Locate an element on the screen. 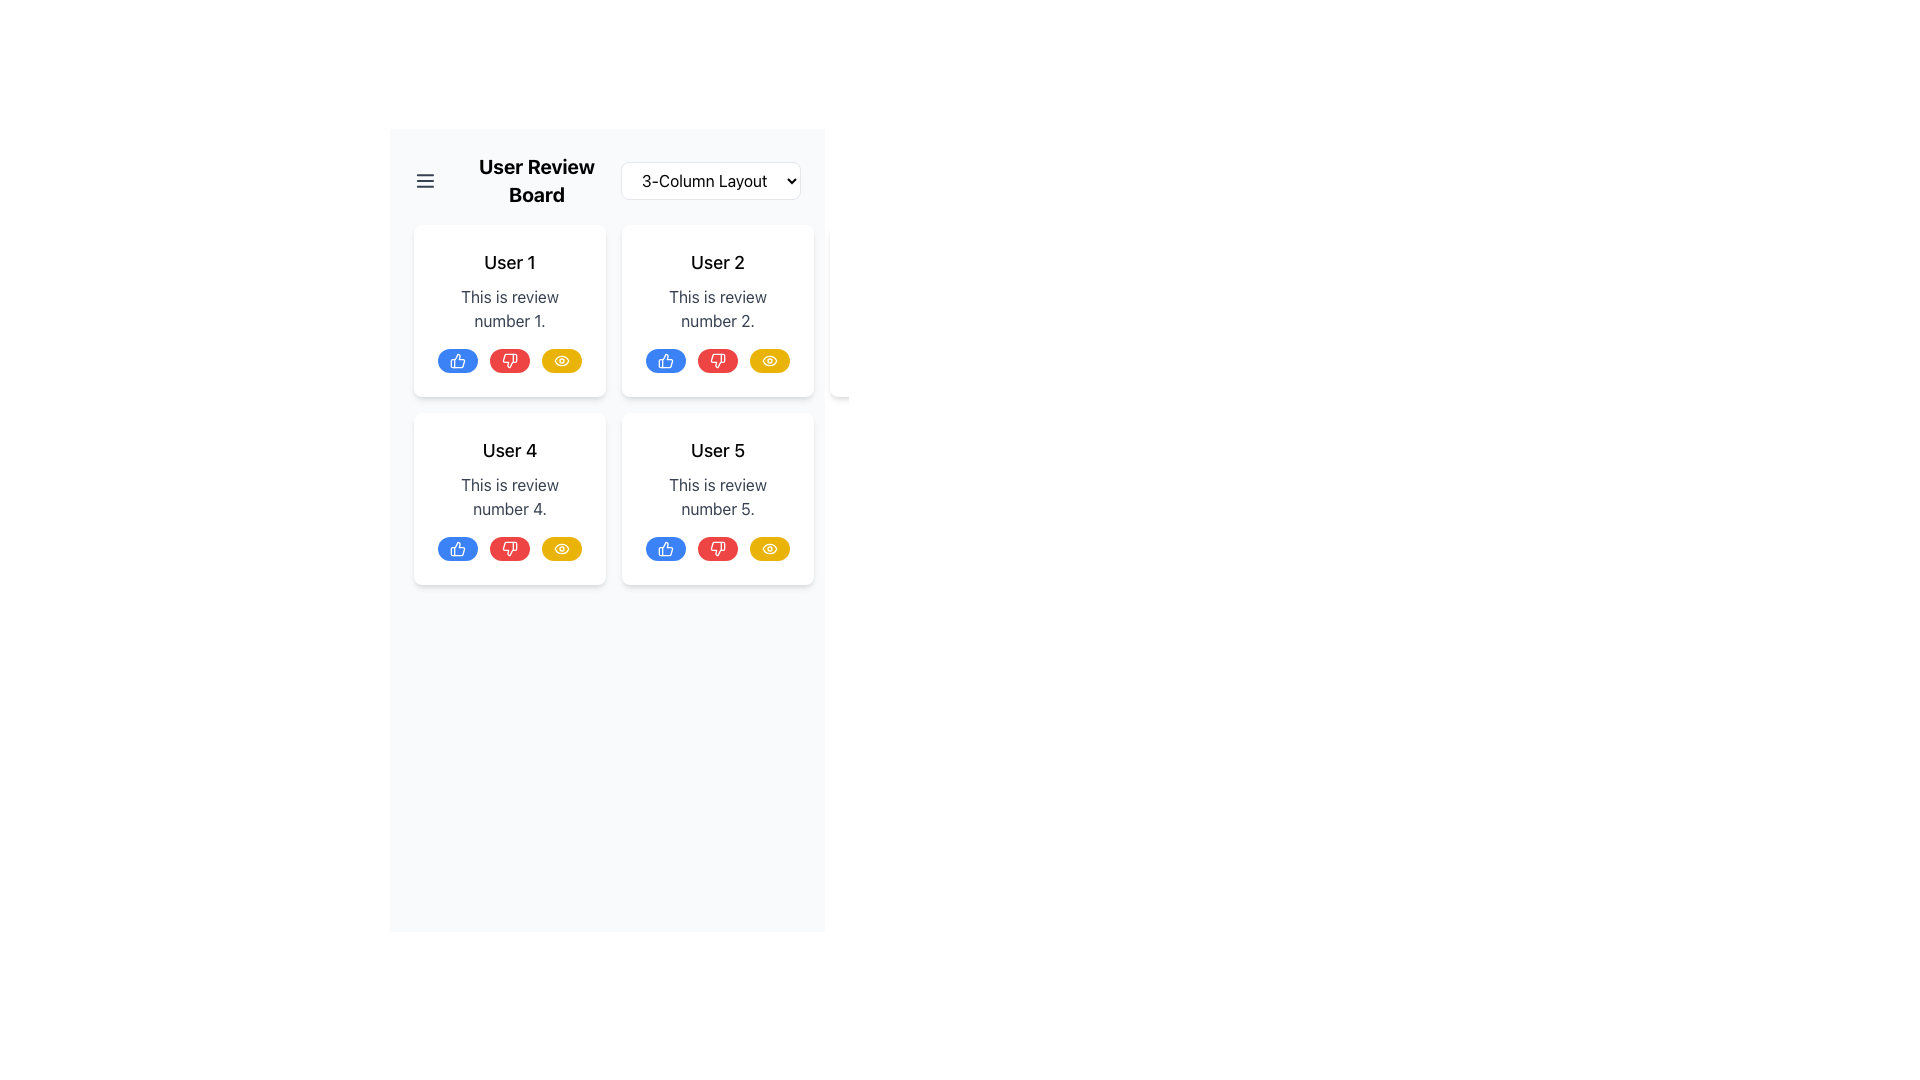 The width and height of the screenshot is (1920, 1080). the thumbs-up icon button with a blue circular background to like the review for 'User 4' is located at coordinates (666, 548).